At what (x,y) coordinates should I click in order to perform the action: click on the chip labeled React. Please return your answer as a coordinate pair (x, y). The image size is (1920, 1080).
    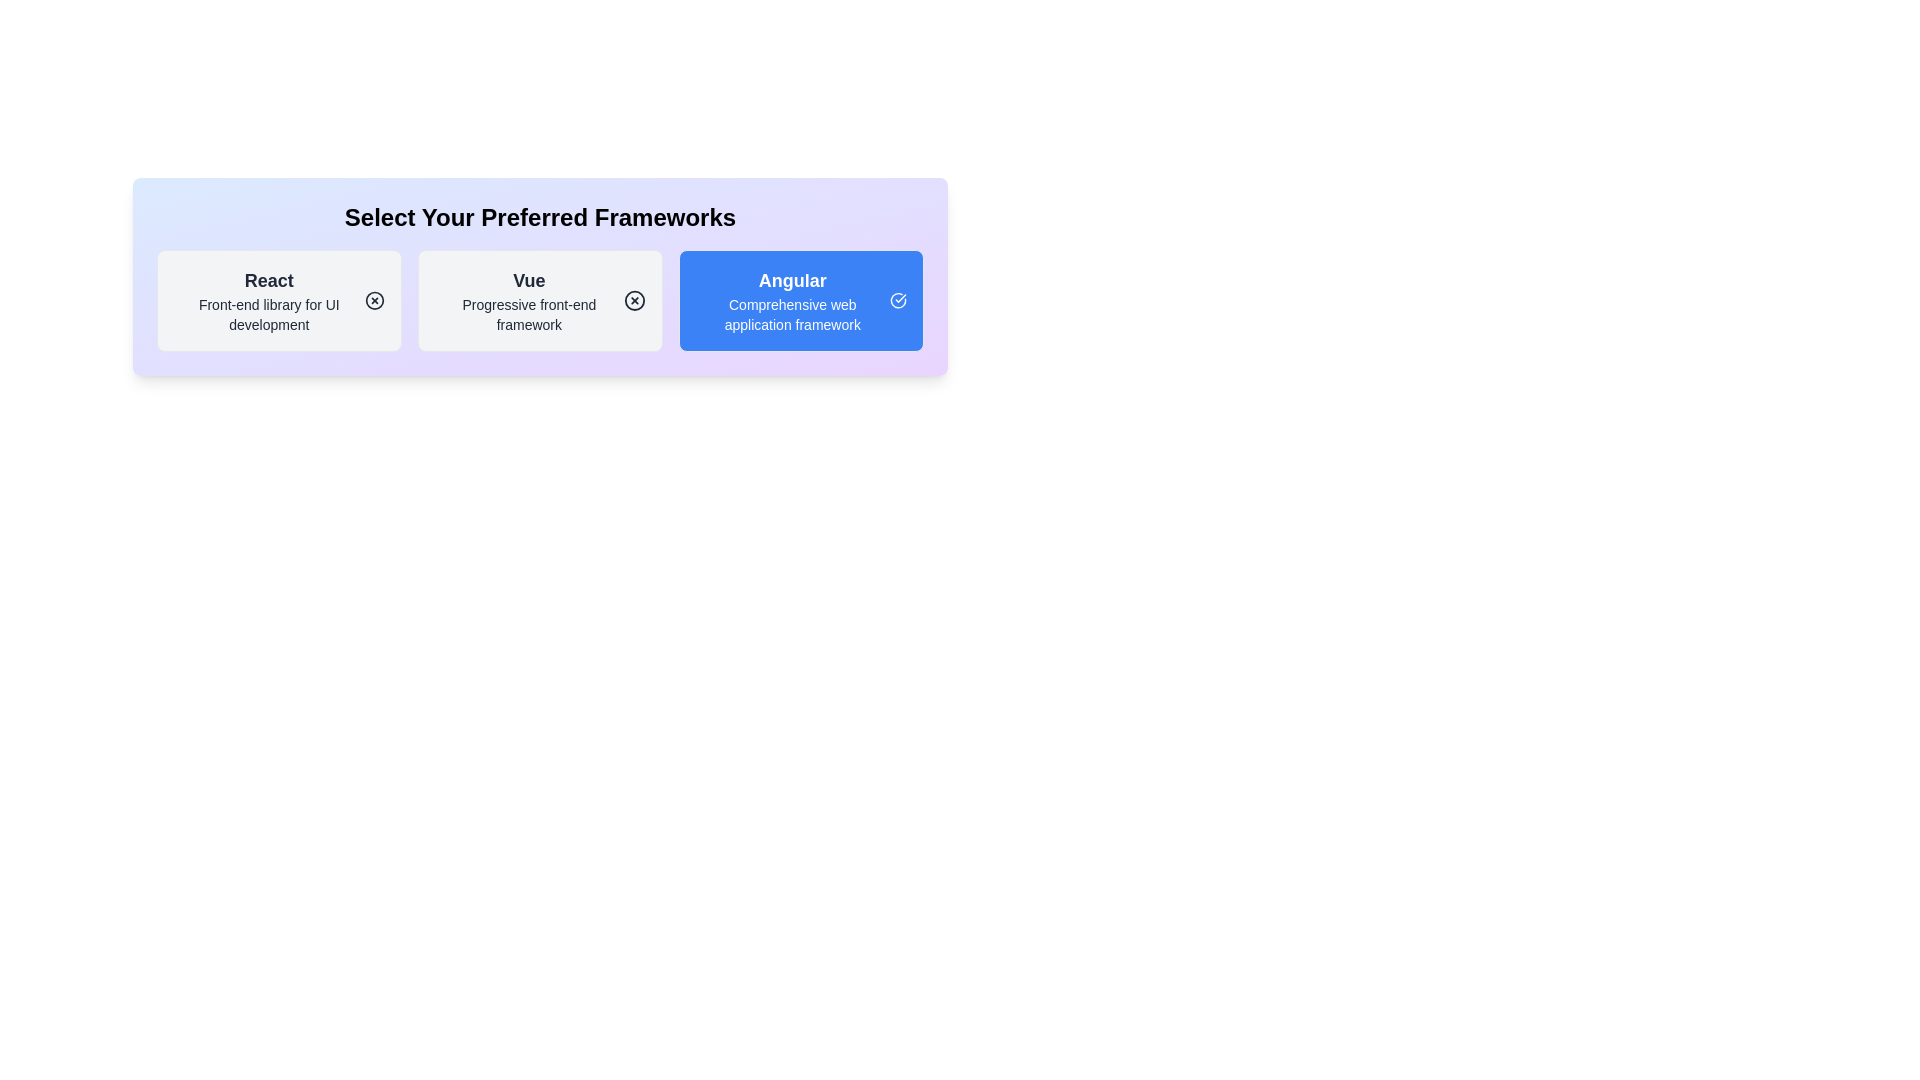
    Looking at the image, I should click on (278, 300).